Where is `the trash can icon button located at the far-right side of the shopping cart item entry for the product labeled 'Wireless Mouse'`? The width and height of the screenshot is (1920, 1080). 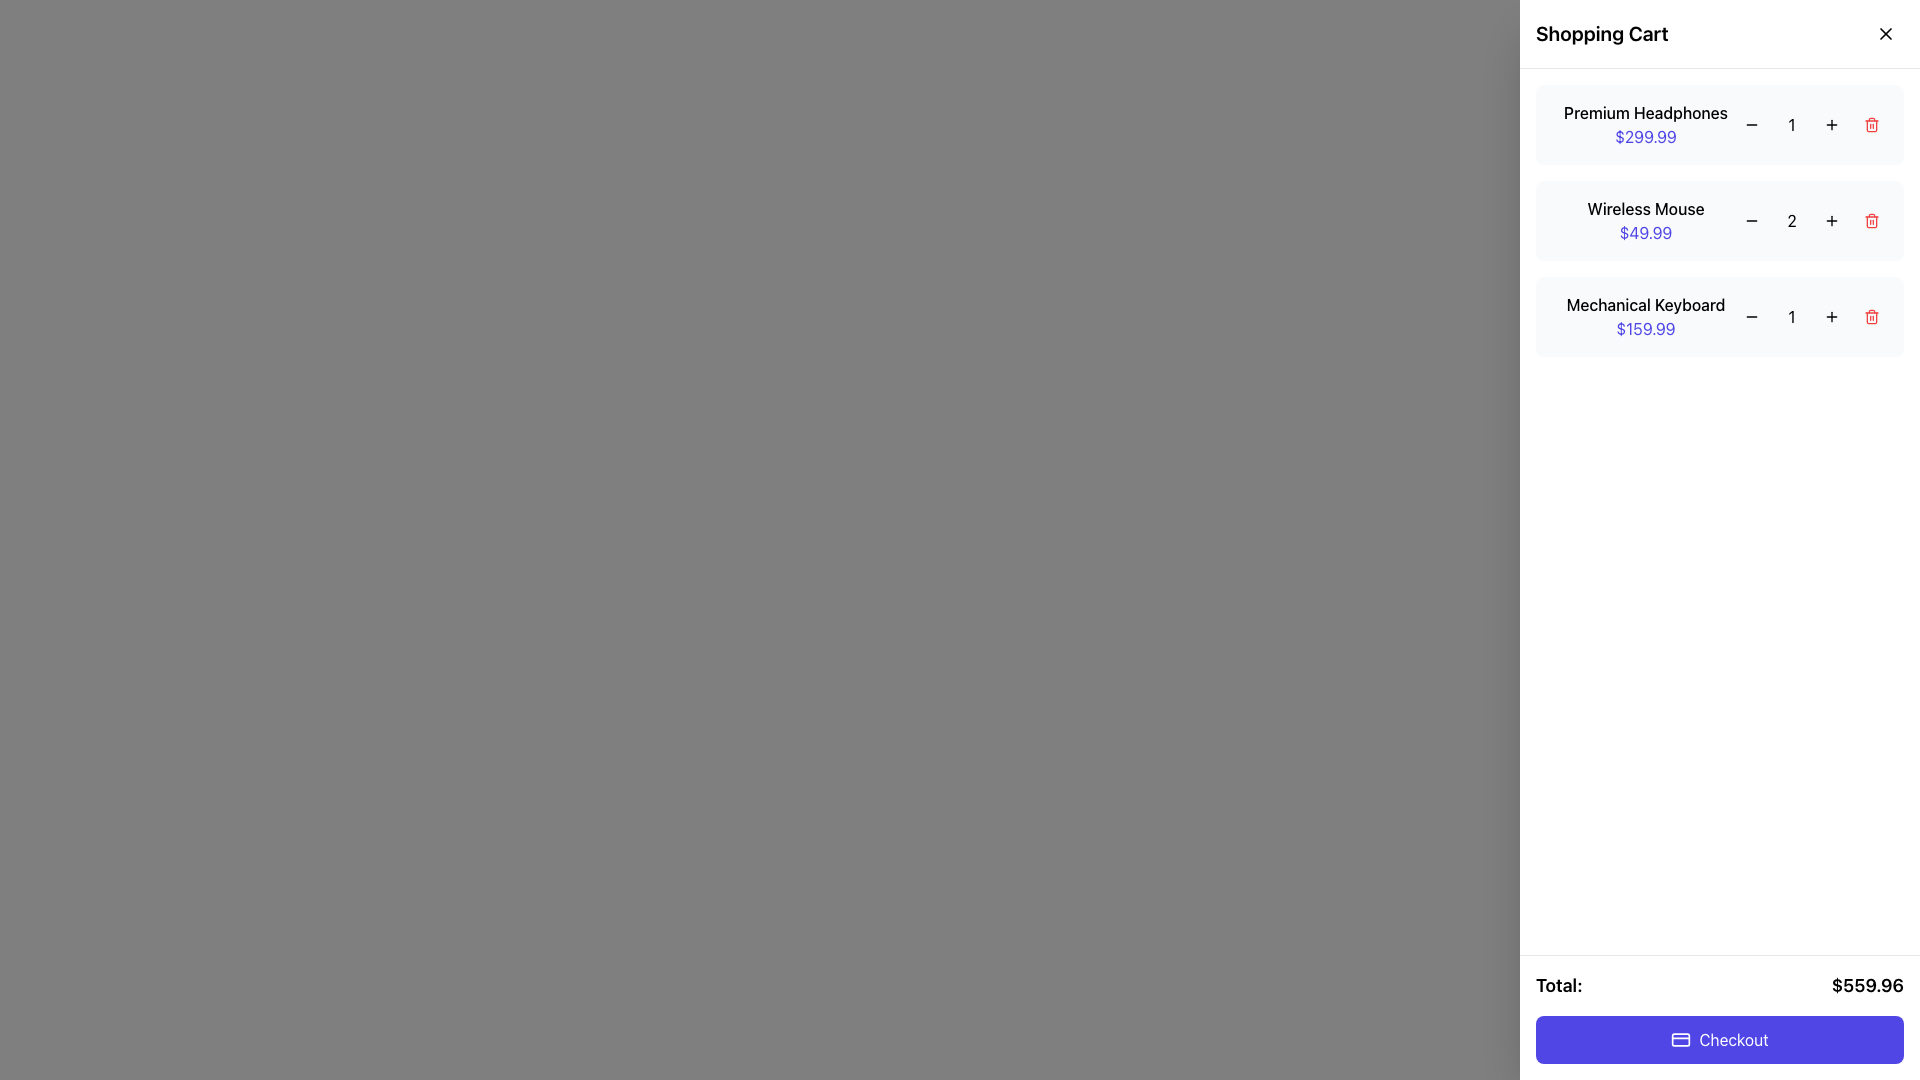
the trash can icon button located at the far-right side of the shopping cart item entry for the product labeled 'Wireless Mouse' is located at coordinates (1871, 220).